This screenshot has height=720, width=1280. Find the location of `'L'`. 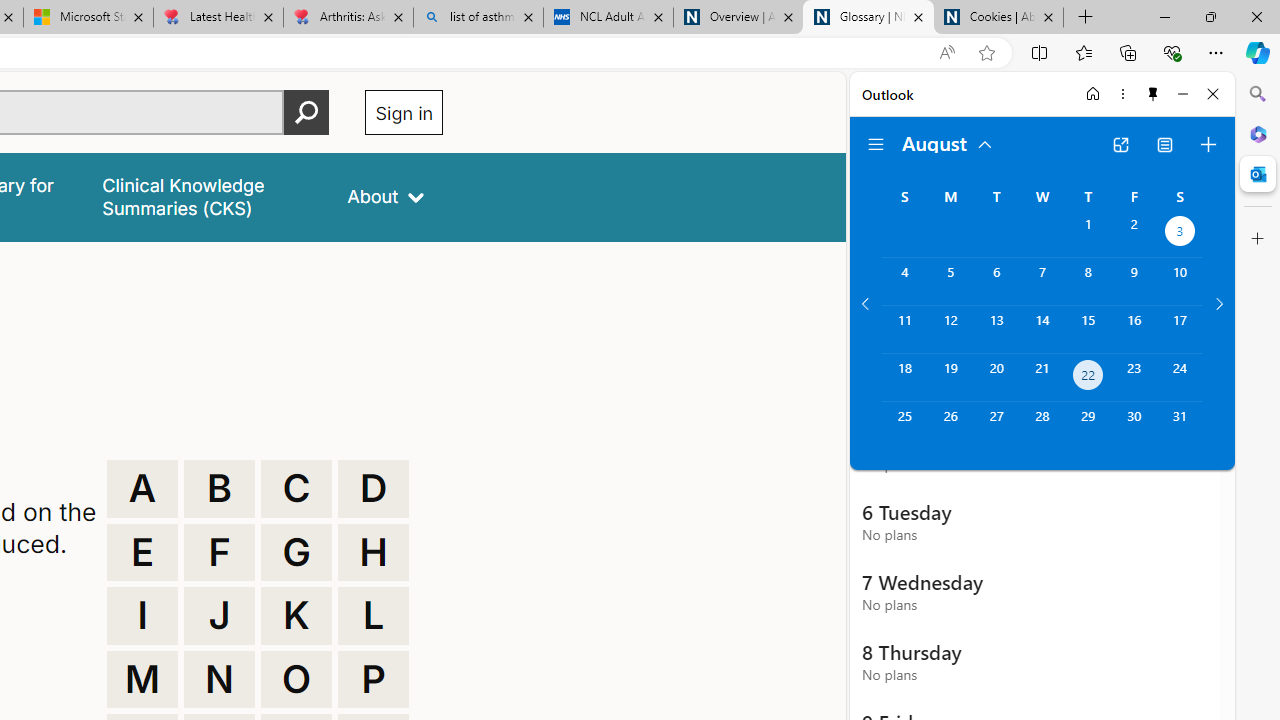

'L' is located at coordinates (373, 614).